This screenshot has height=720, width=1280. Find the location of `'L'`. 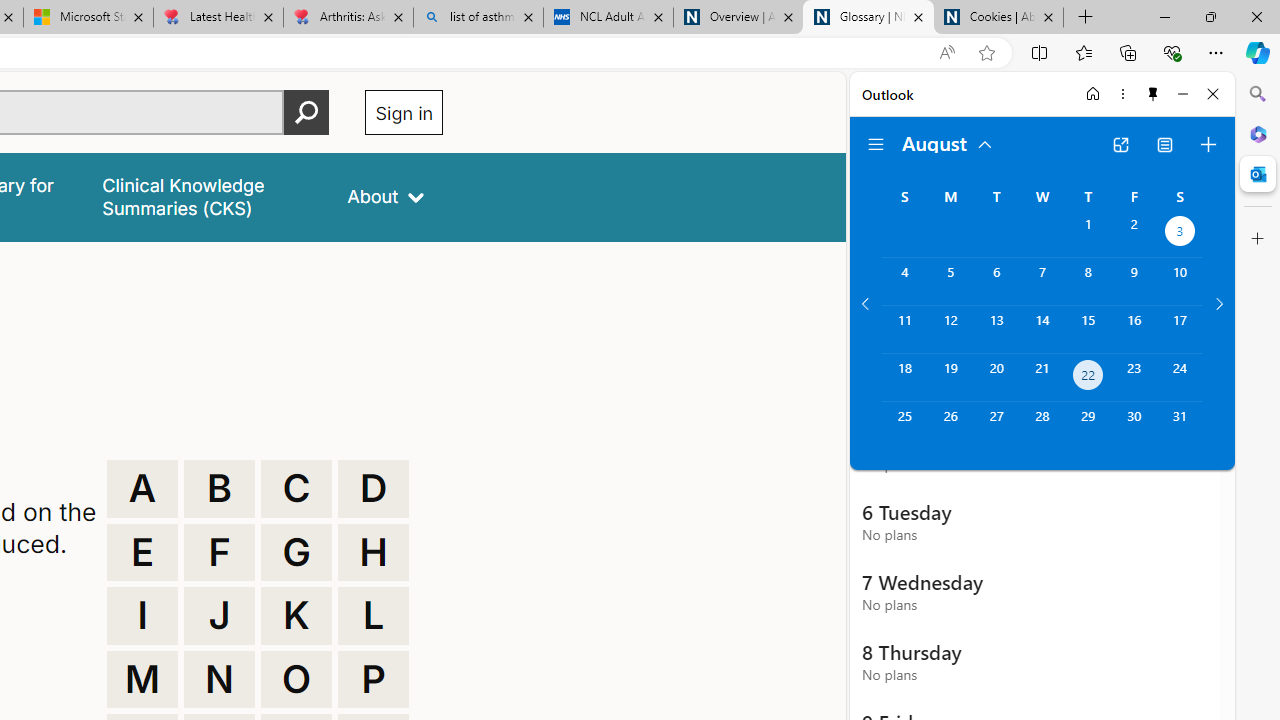

'L' is located at coordinates (373, 614).